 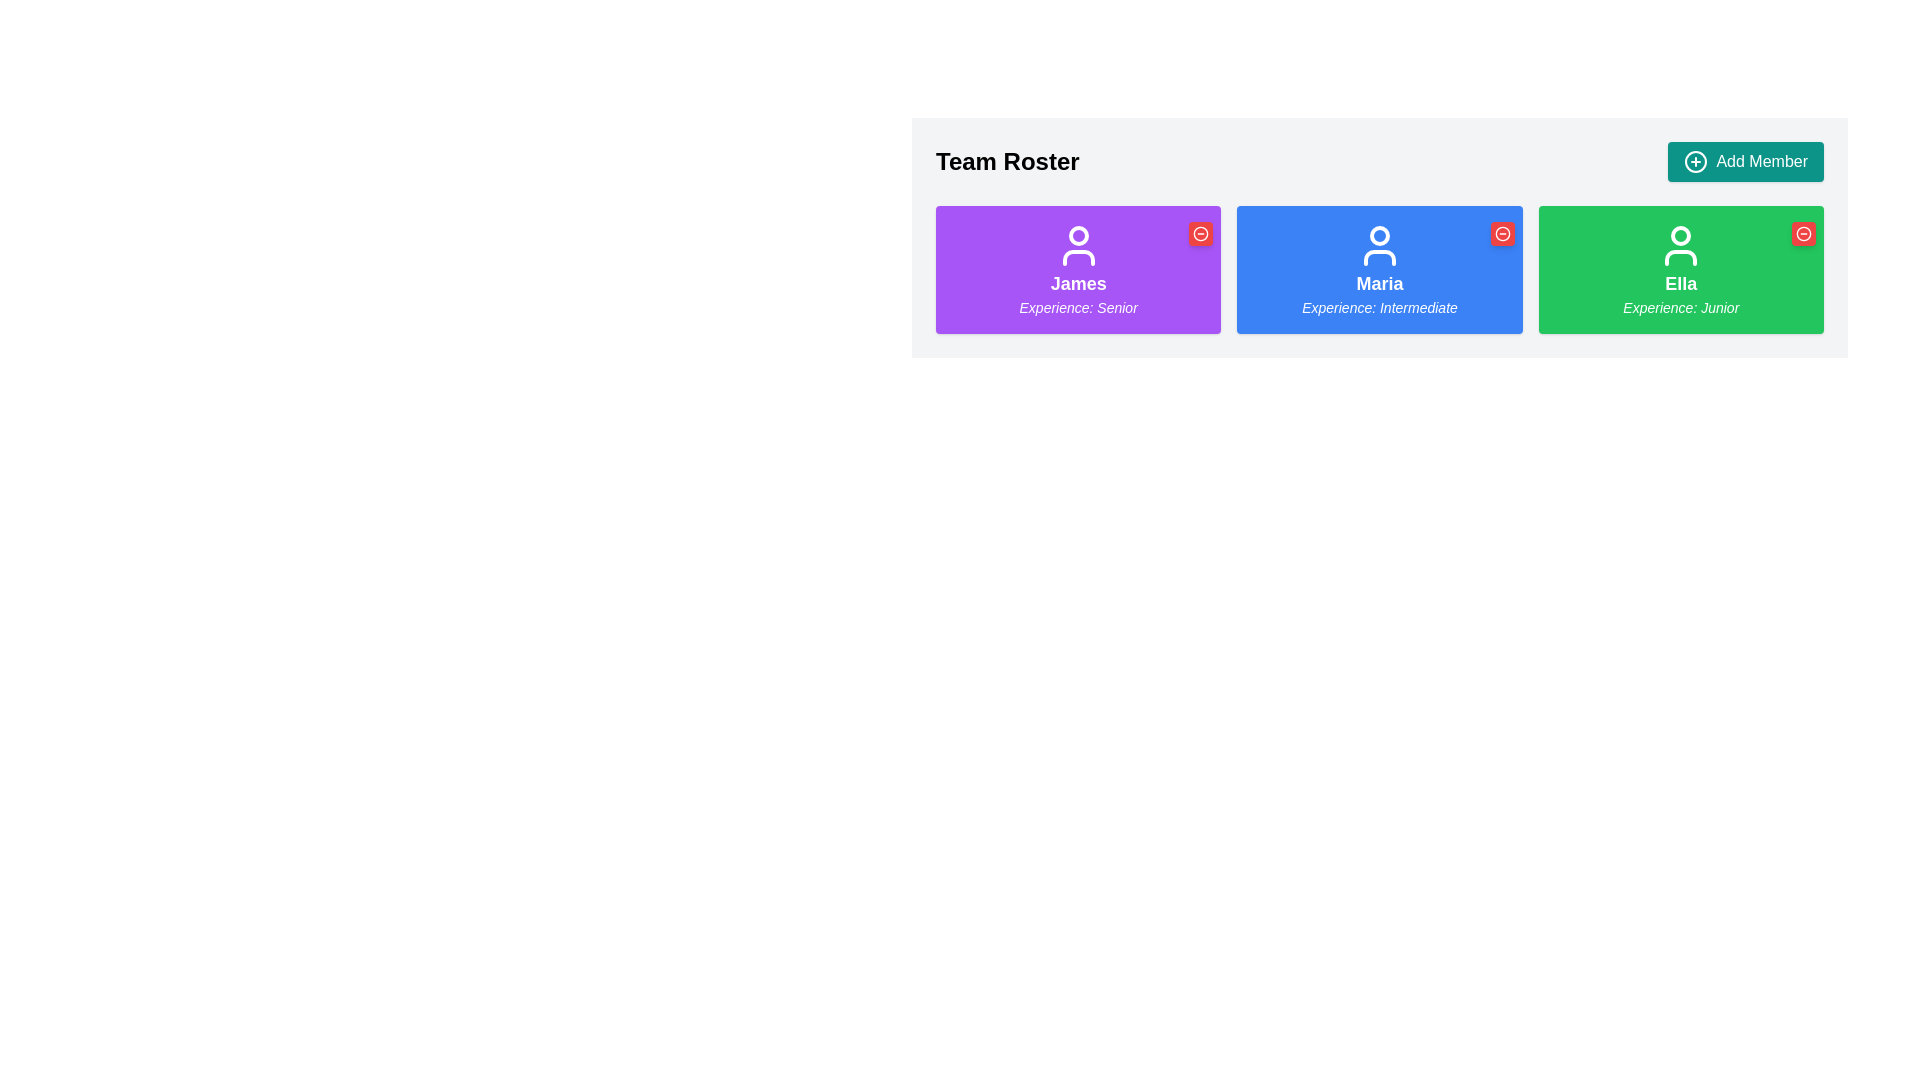 What do you see at coordinates (1007, 161) in the screenshot?
I see `the static text label displaying 'Team Roster', located at the top left of the interface, to provide context for the user` at bounding box center [1007, 161].